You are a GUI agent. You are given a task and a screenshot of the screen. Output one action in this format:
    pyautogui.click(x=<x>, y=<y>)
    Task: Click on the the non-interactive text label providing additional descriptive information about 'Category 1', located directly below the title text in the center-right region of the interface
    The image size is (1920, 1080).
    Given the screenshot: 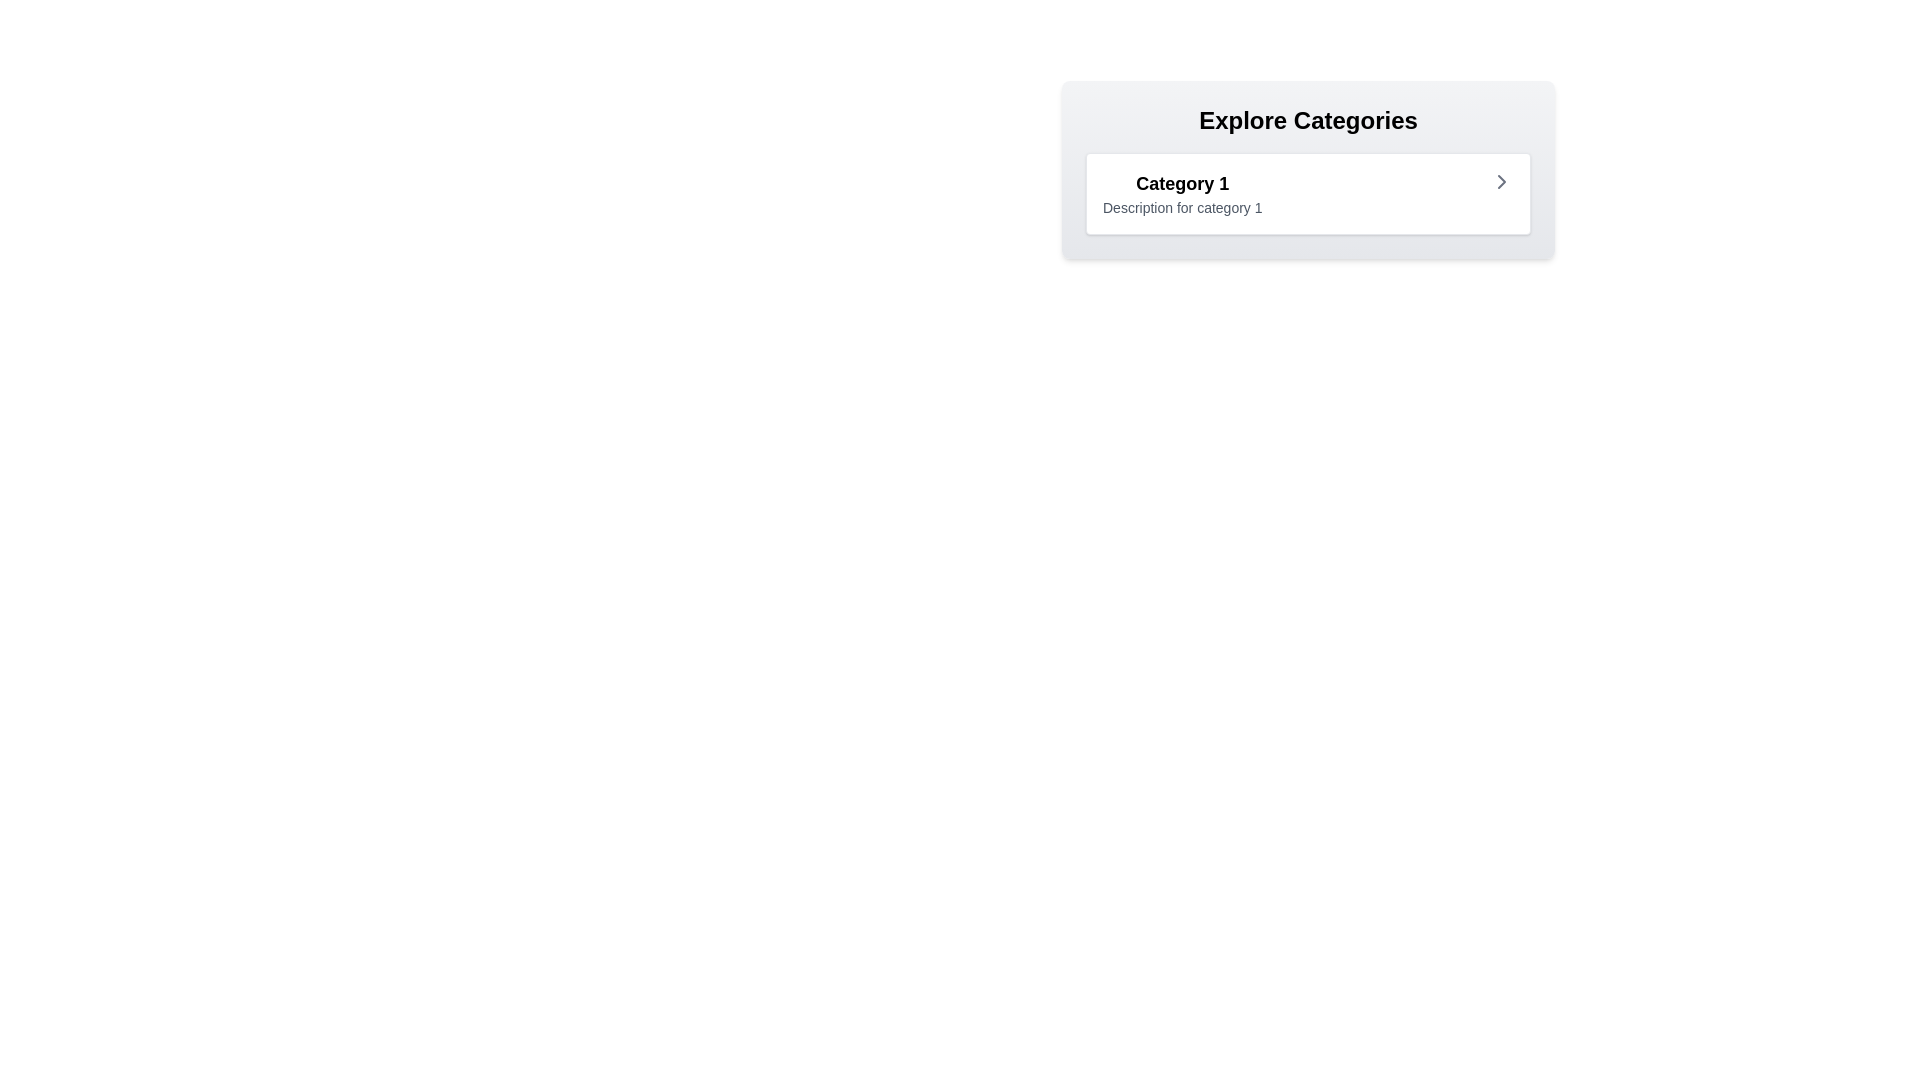 What is the action you would take?
    pyautogui.click(x=1182, y=208)
    